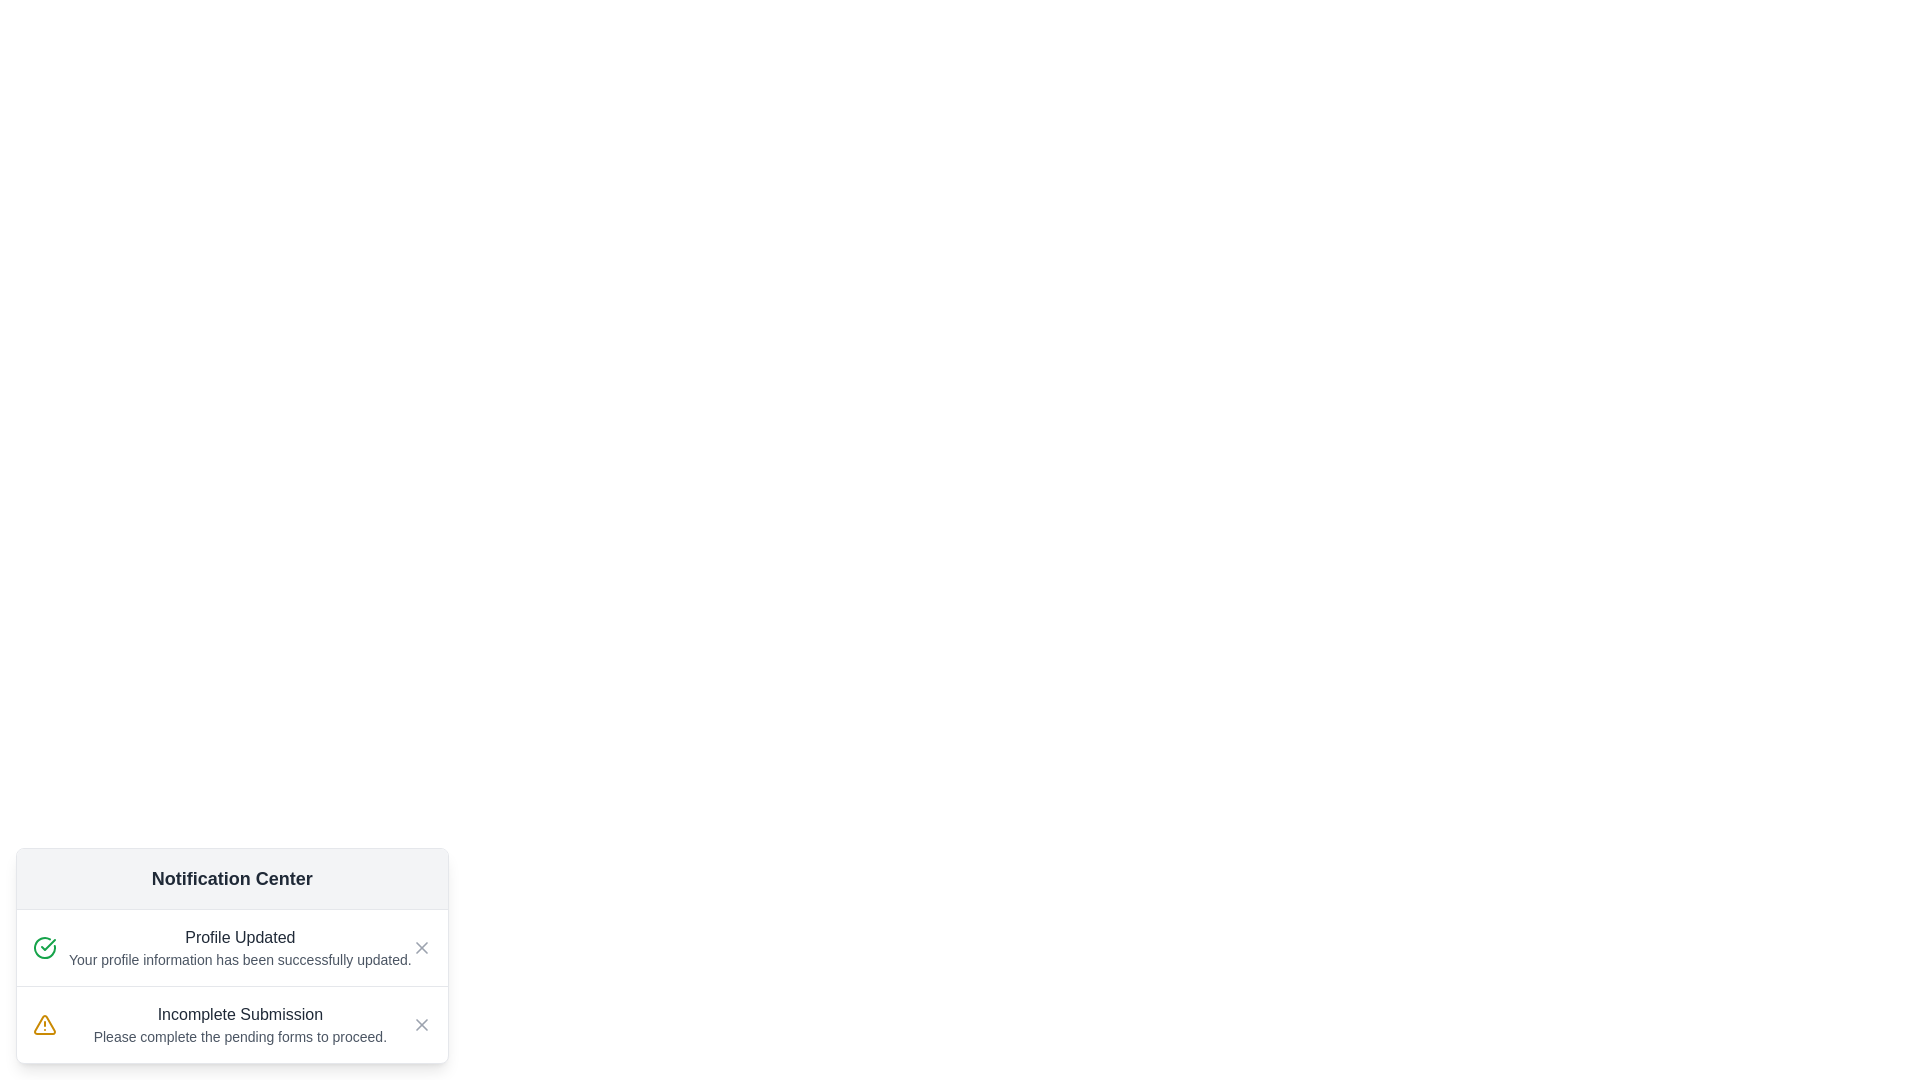 This screenshot has height=1080, width=1920. What do you see at coordinates (240, 1036) in the screenshot?
I see `message displayed in the text label that says 'Please complete the pending forms to proceed.' located below the title 'Incomplete Submission' in the notification card` at bounding box center [240, 1036].